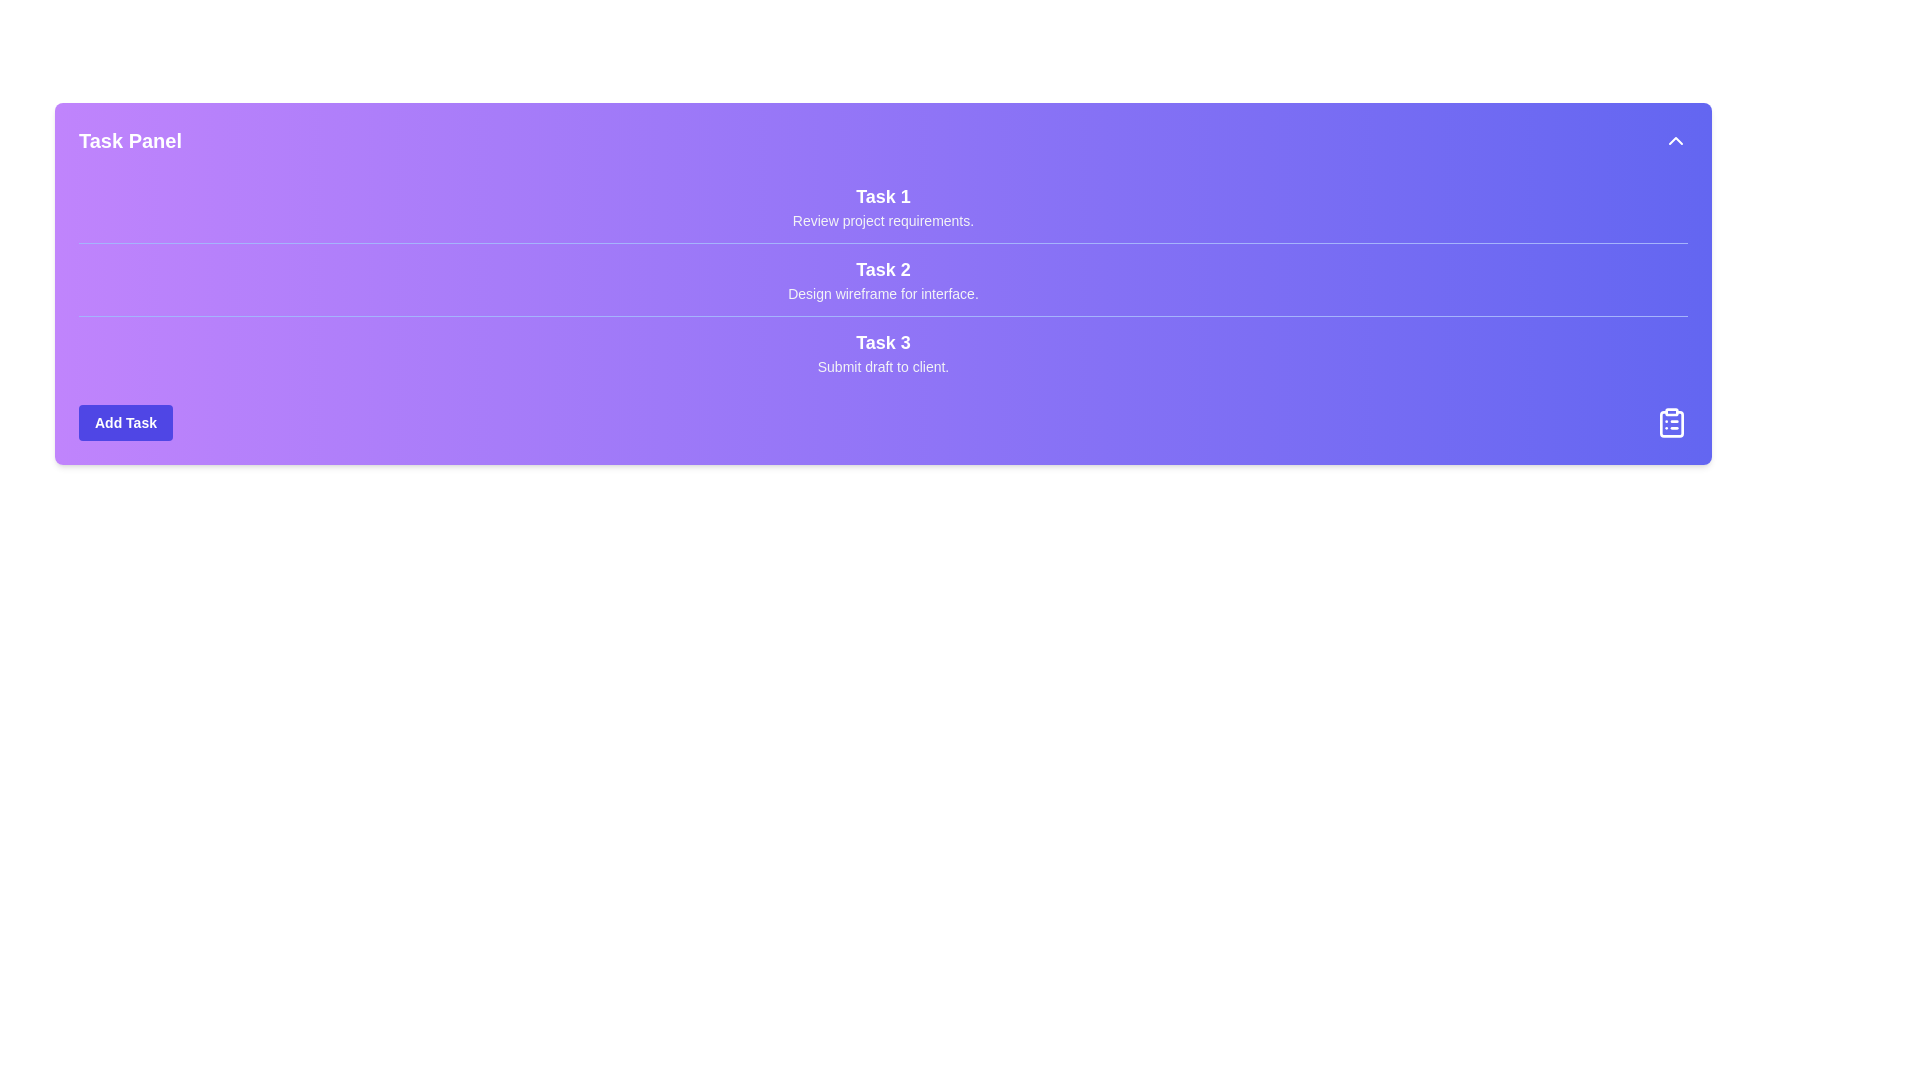  Describe the element at coordinates (1671, 423) in the screenshot. I see `the clipboard icon located in the bottom-right corner of the Task Panel, next to the 'Add Task' button` at that location.